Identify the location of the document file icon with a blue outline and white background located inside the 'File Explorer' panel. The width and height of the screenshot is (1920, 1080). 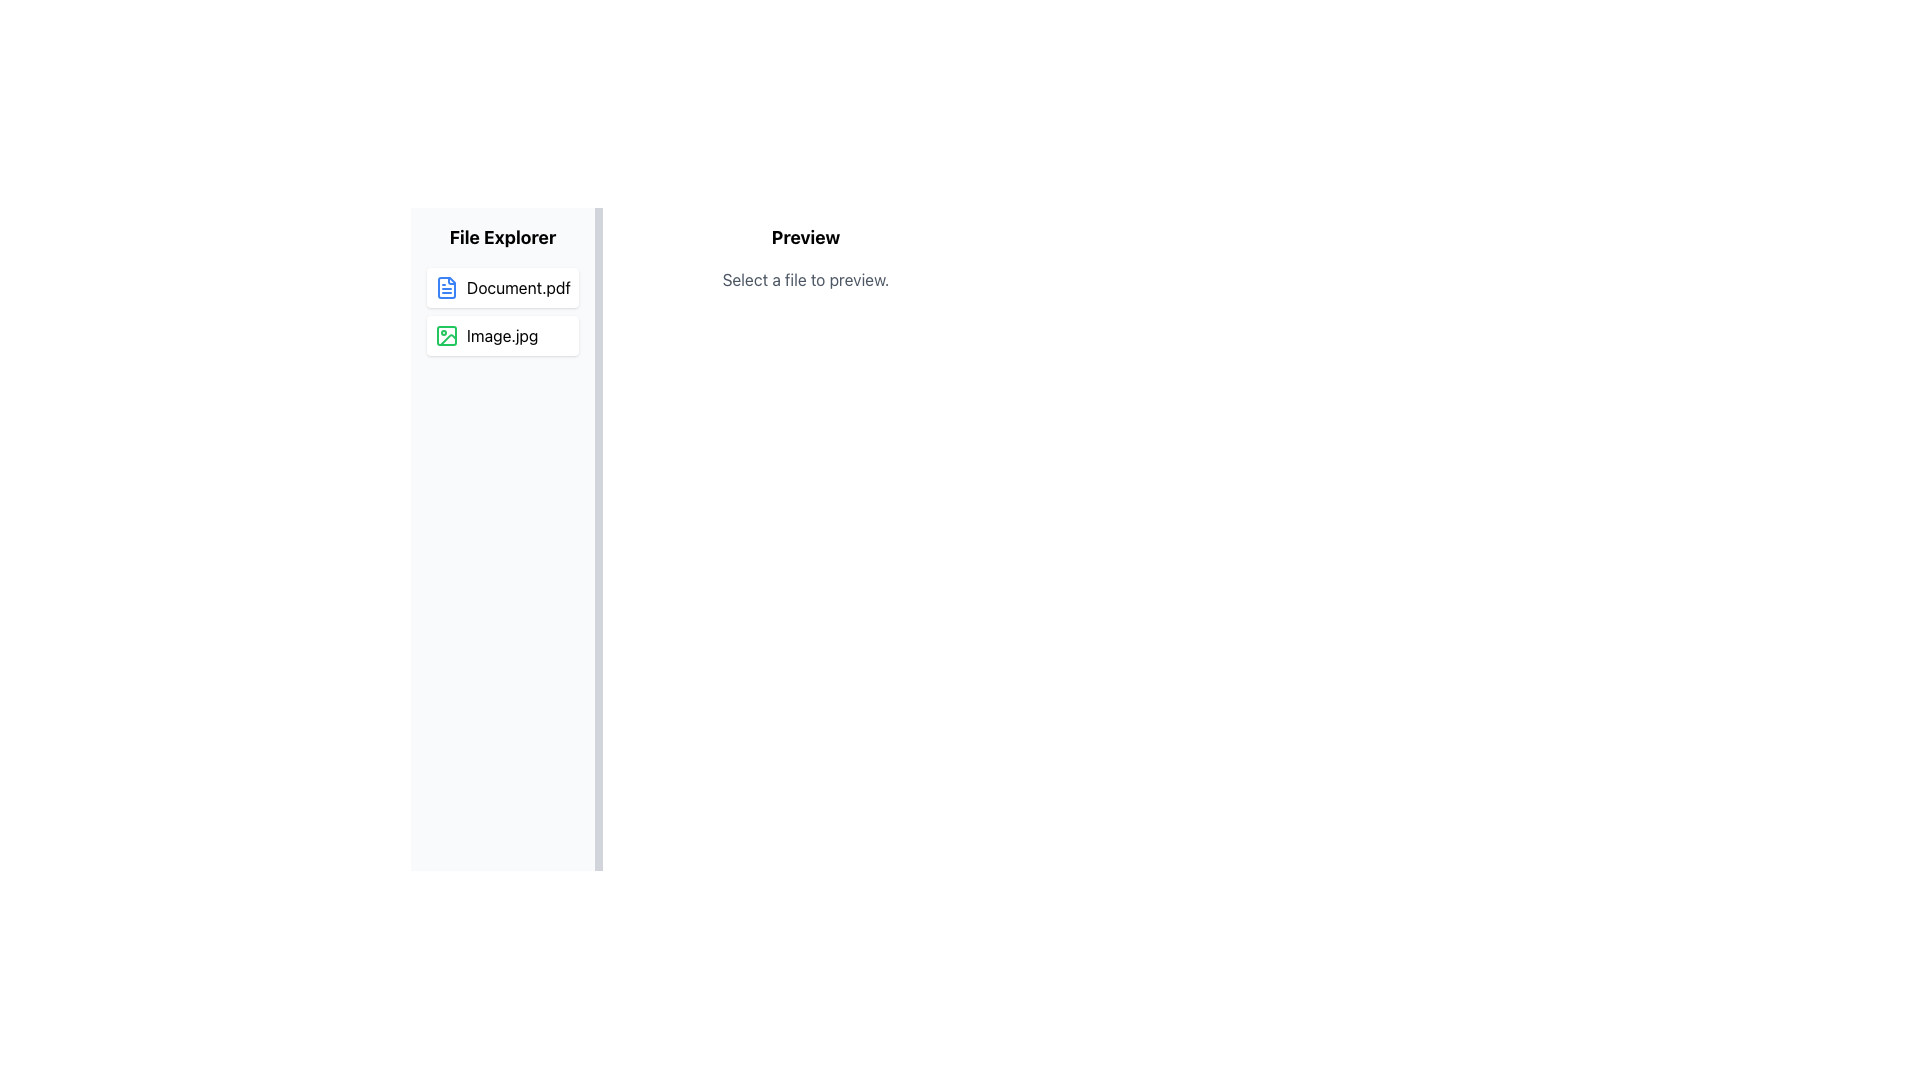
(445, 288).